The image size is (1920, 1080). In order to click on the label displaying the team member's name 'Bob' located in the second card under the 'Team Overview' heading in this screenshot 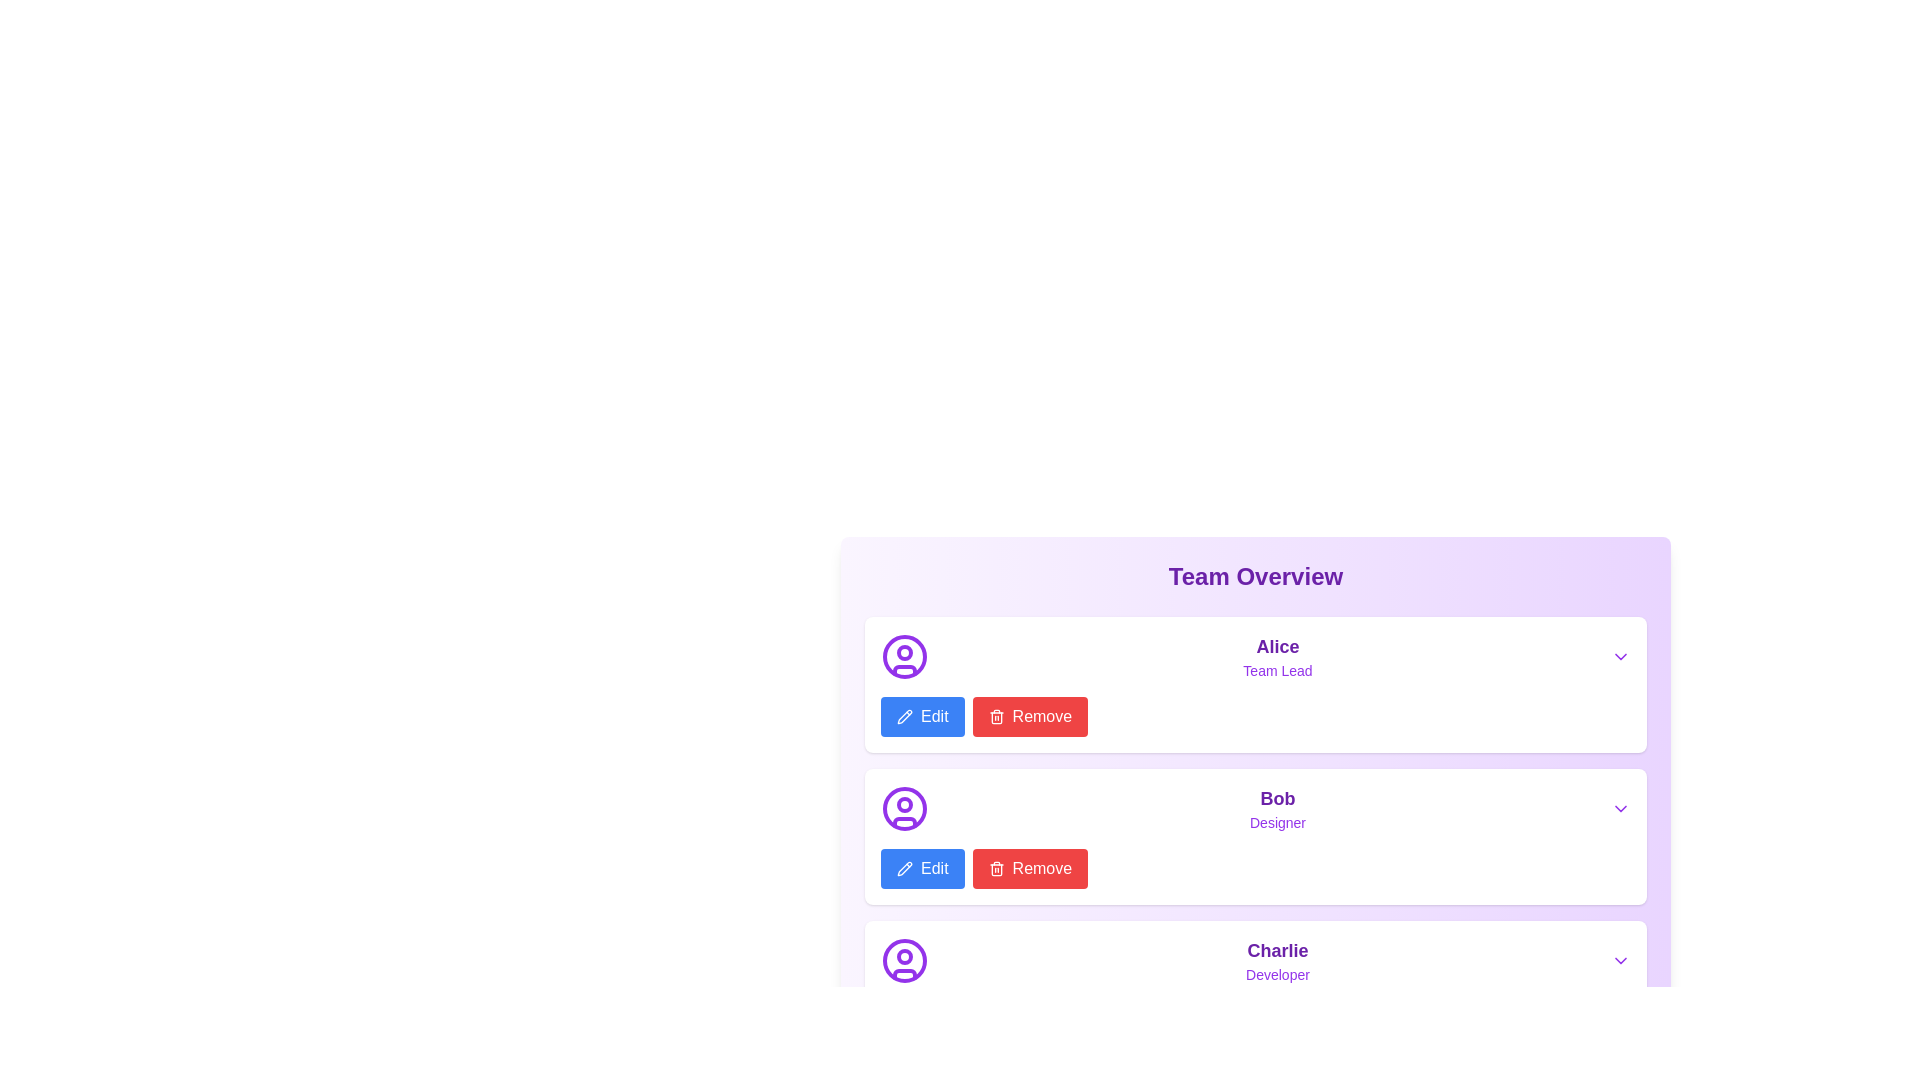, I will do `click(1276, 797)`.